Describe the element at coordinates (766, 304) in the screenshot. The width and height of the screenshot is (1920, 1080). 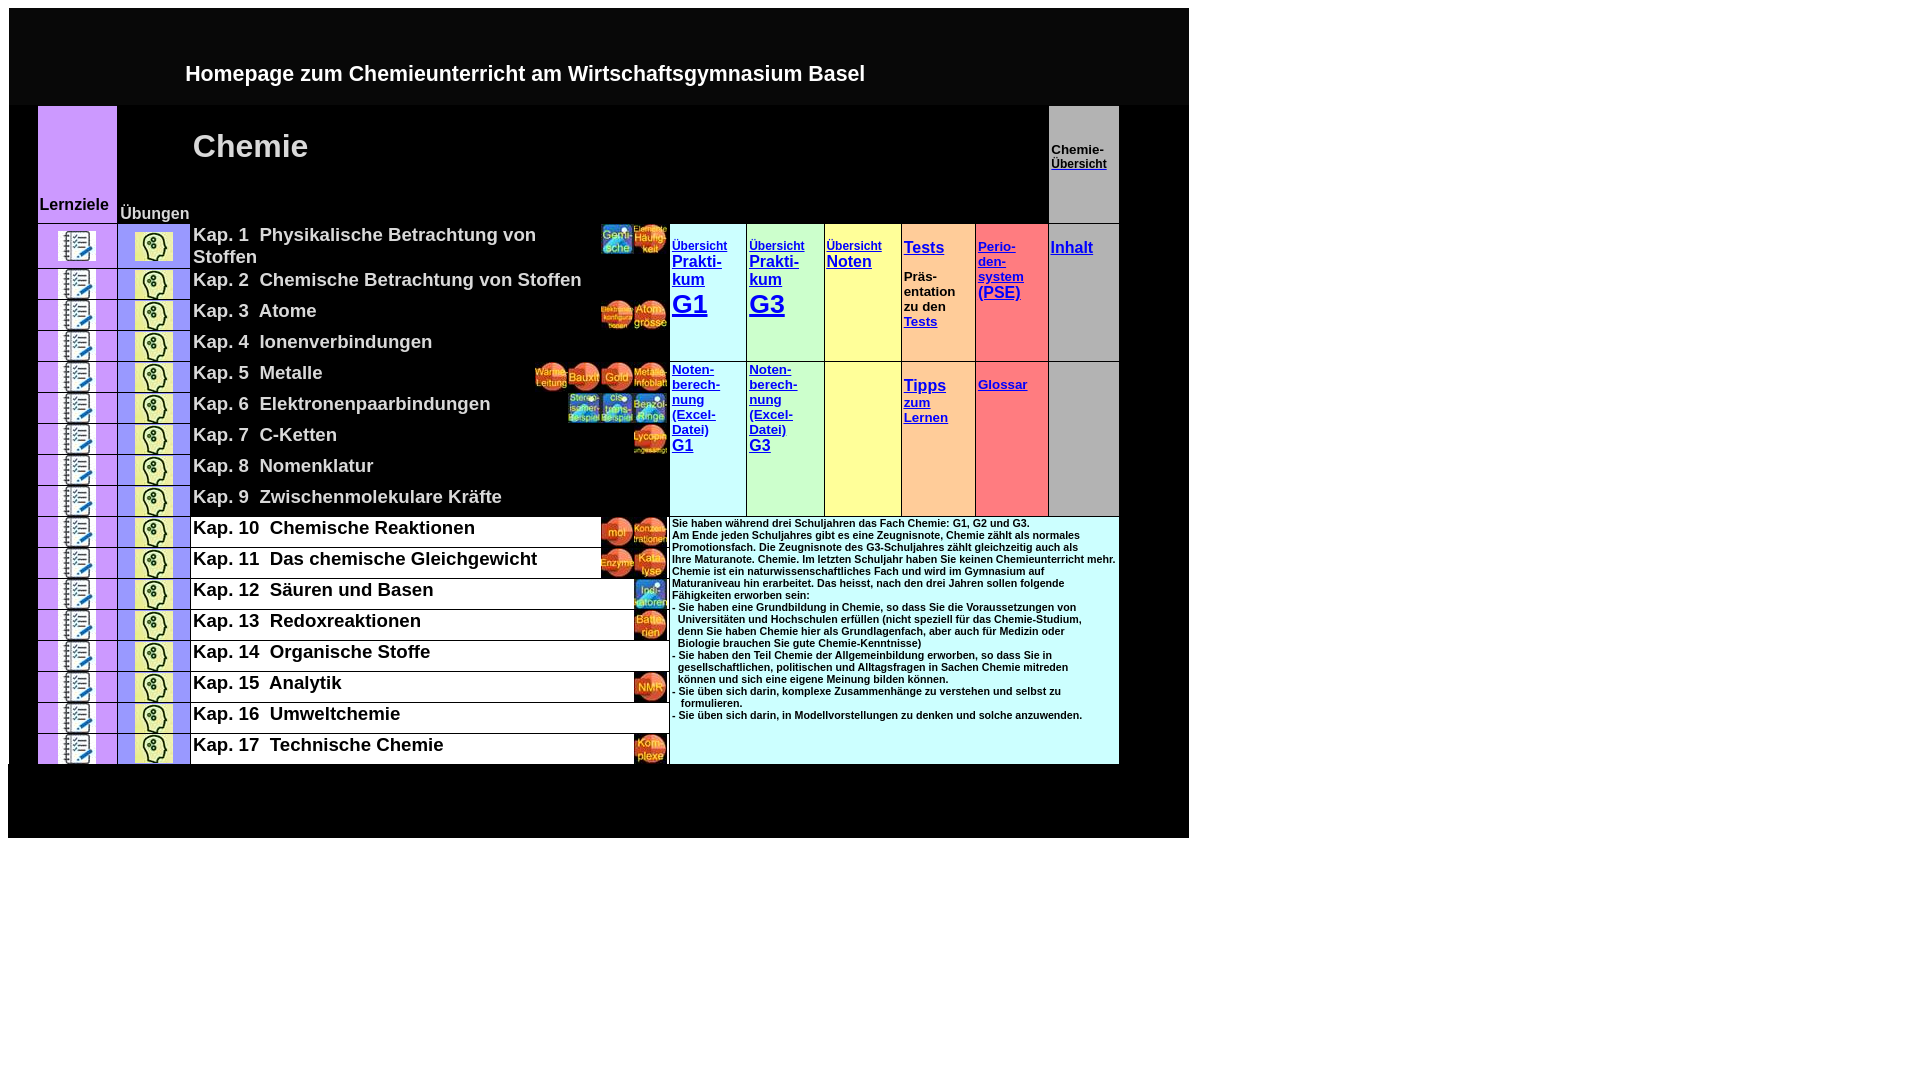
I see `'G3'` at that location.